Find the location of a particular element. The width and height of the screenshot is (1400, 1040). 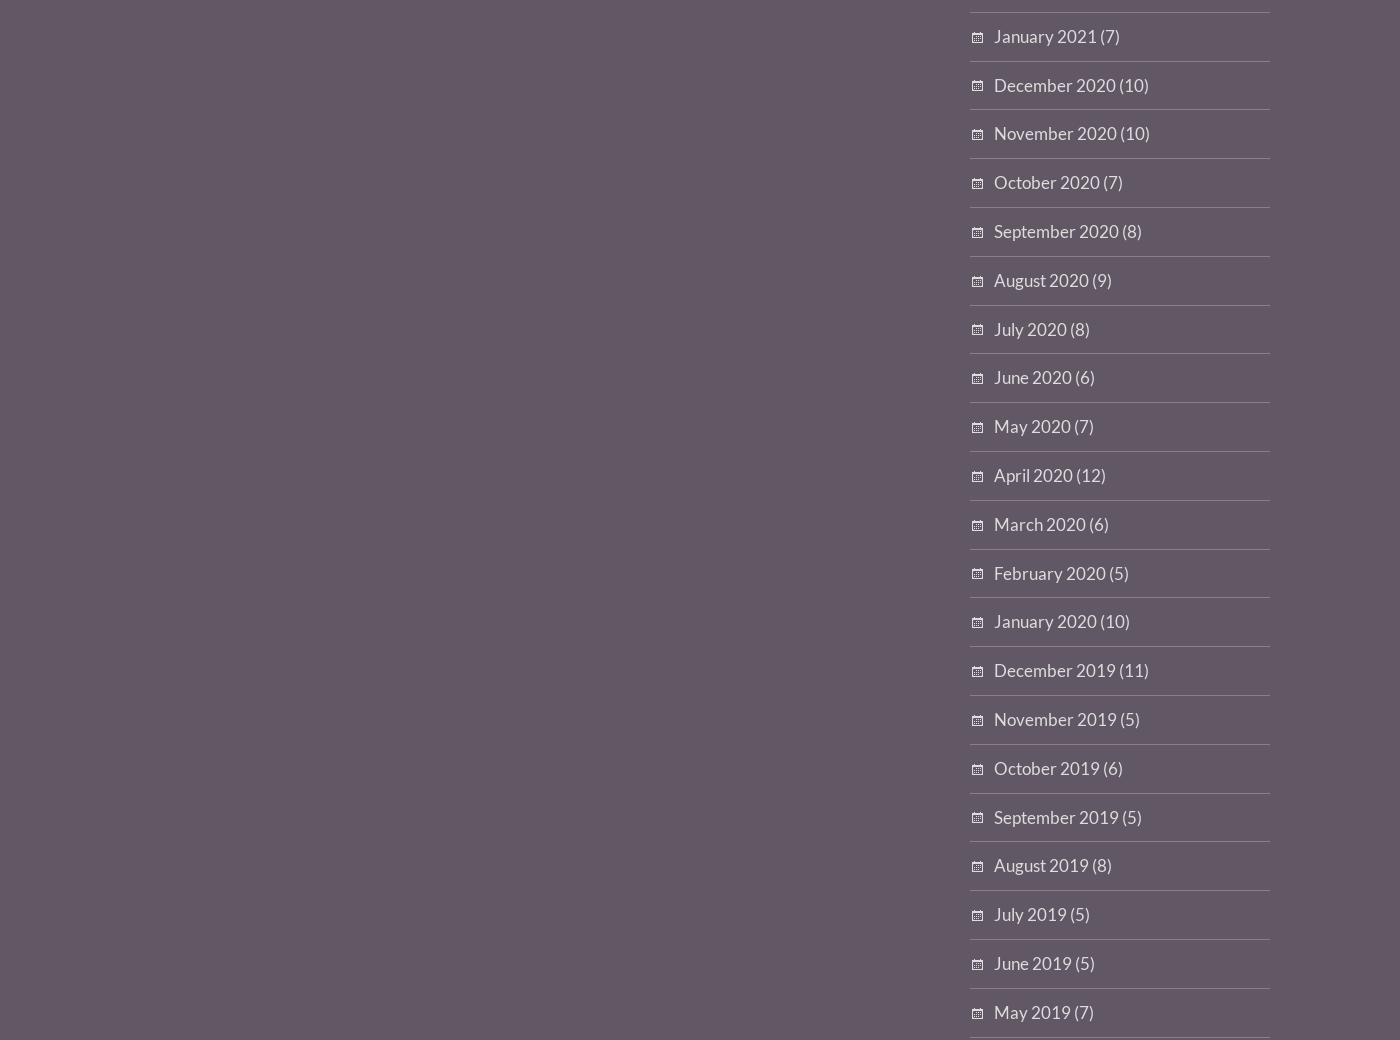

'May 2020' is located at coordinates (994, 426).